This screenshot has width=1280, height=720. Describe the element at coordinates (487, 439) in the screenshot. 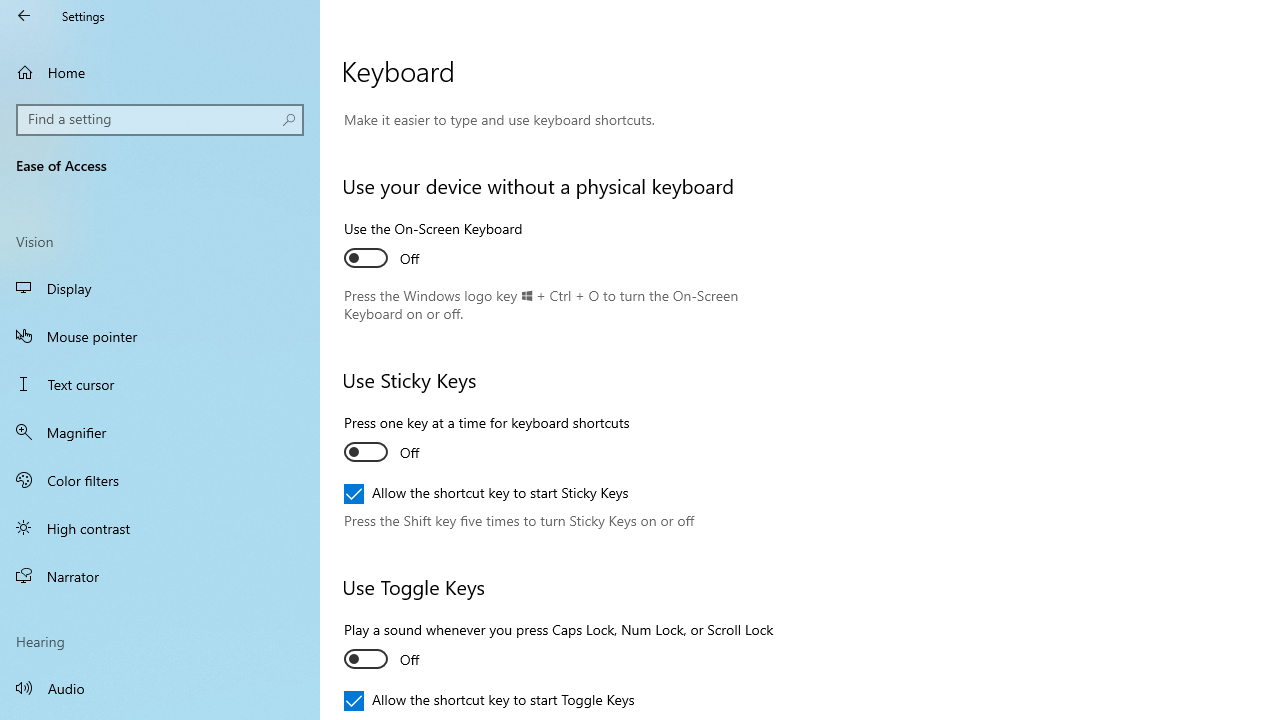

I see `'Press one key at a time for keyboard shortcuts'` at that location.